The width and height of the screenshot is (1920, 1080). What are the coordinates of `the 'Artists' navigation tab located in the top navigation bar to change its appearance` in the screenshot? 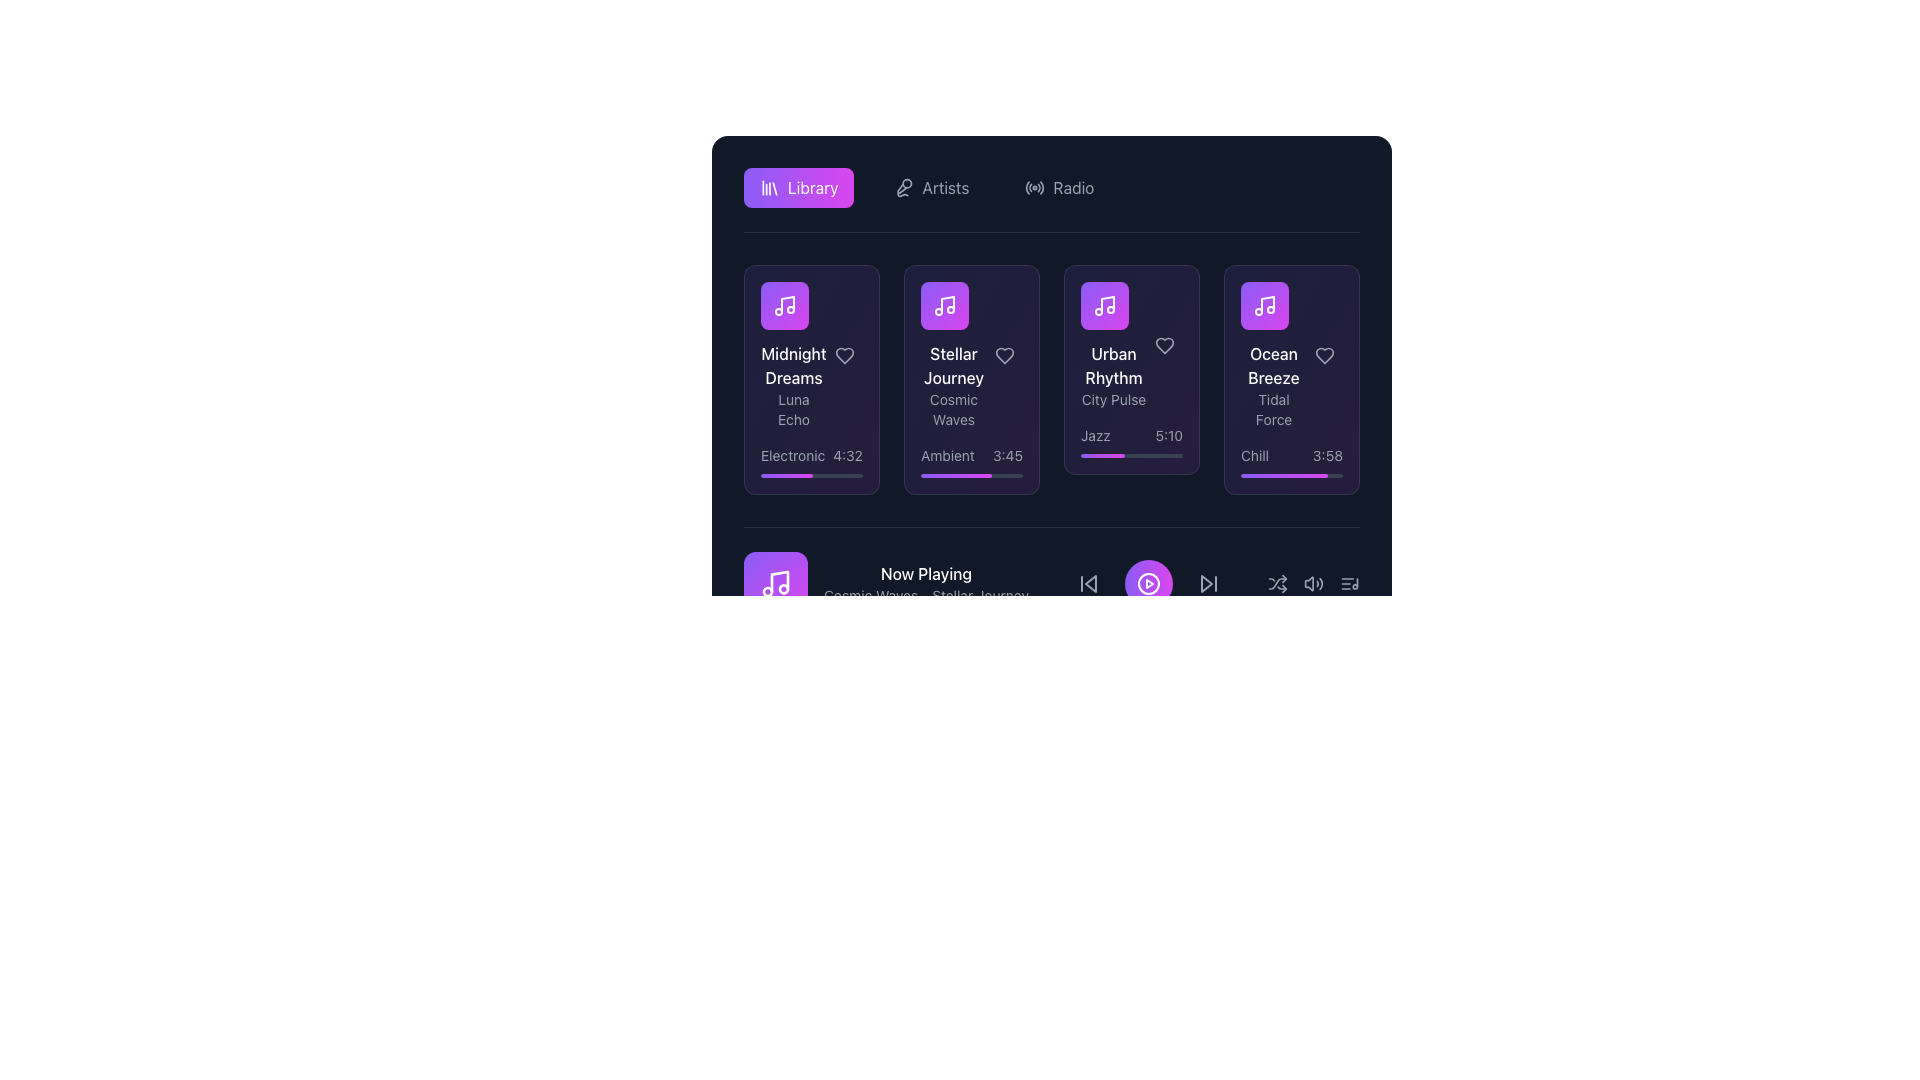 It's located at (930, 188).